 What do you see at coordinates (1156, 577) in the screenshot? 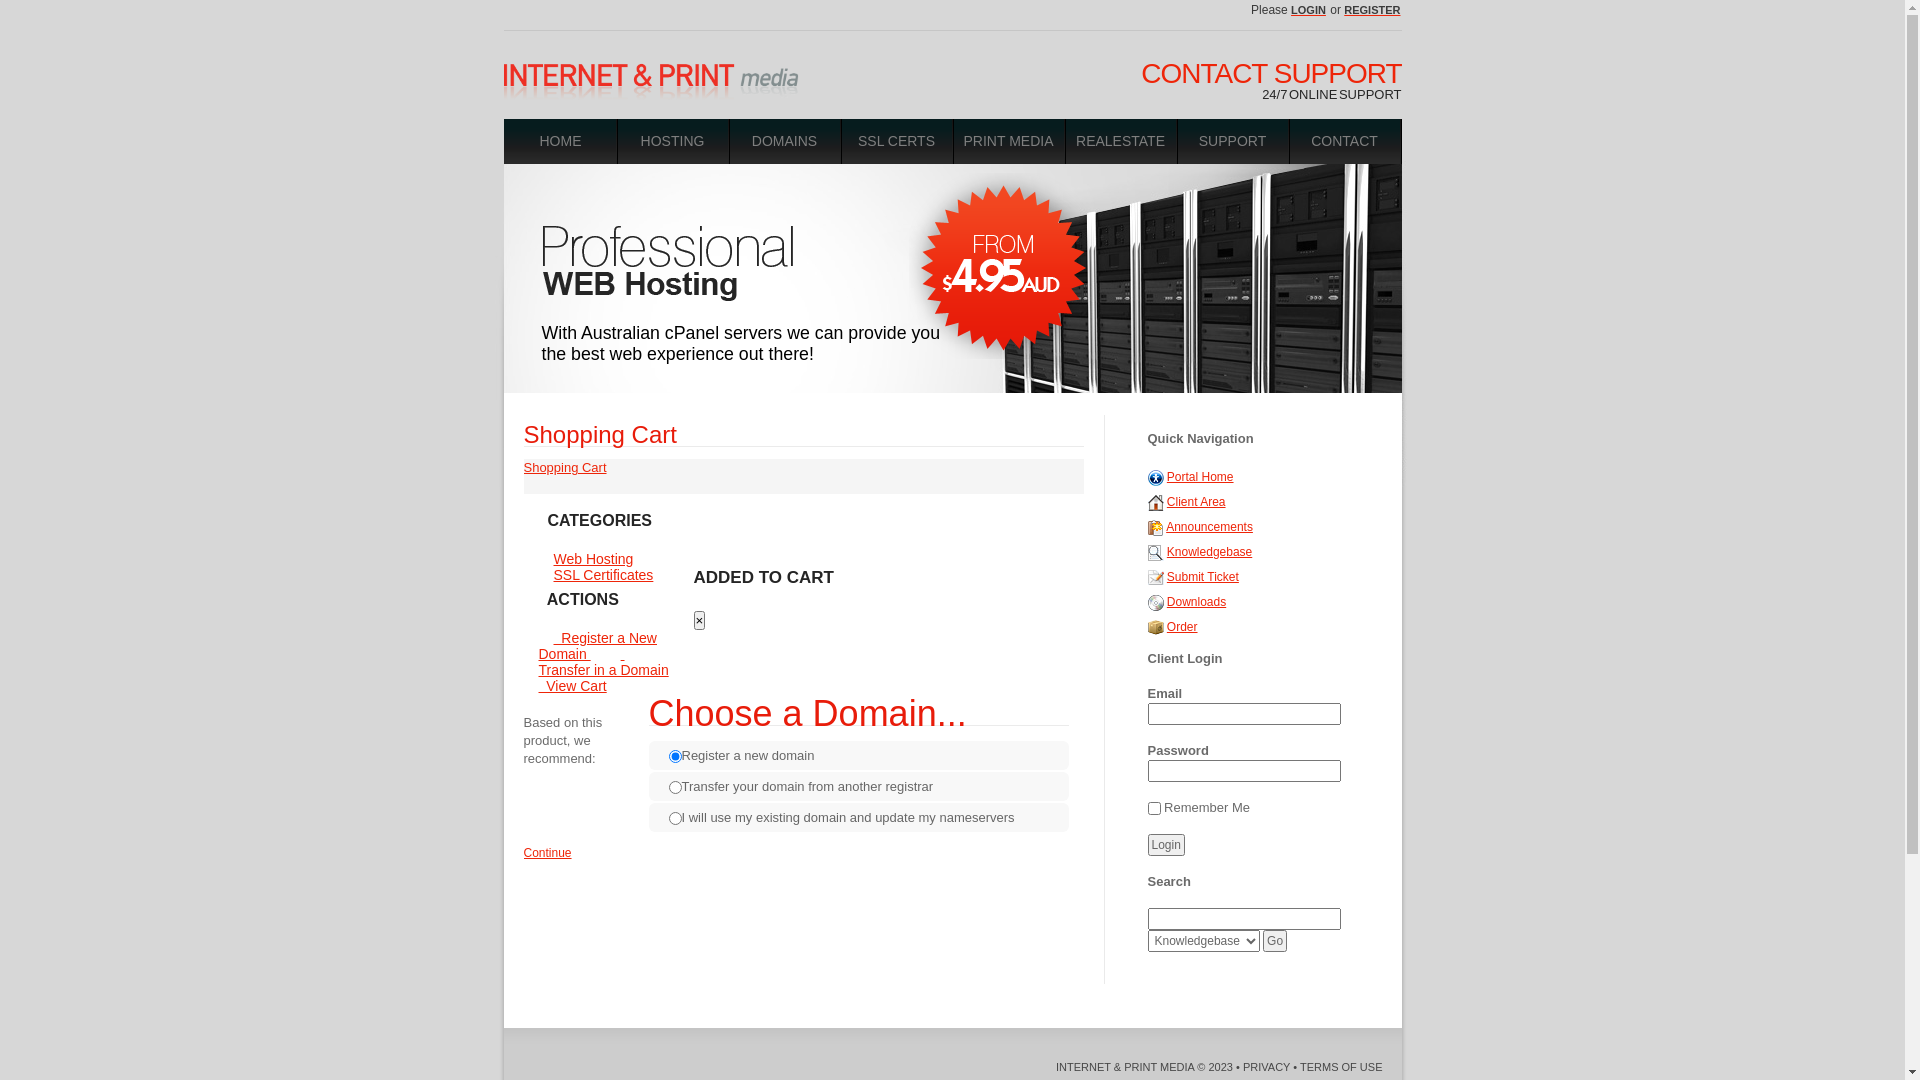
I see `'Submit Ticket'` at bounding box center [1156, 577].